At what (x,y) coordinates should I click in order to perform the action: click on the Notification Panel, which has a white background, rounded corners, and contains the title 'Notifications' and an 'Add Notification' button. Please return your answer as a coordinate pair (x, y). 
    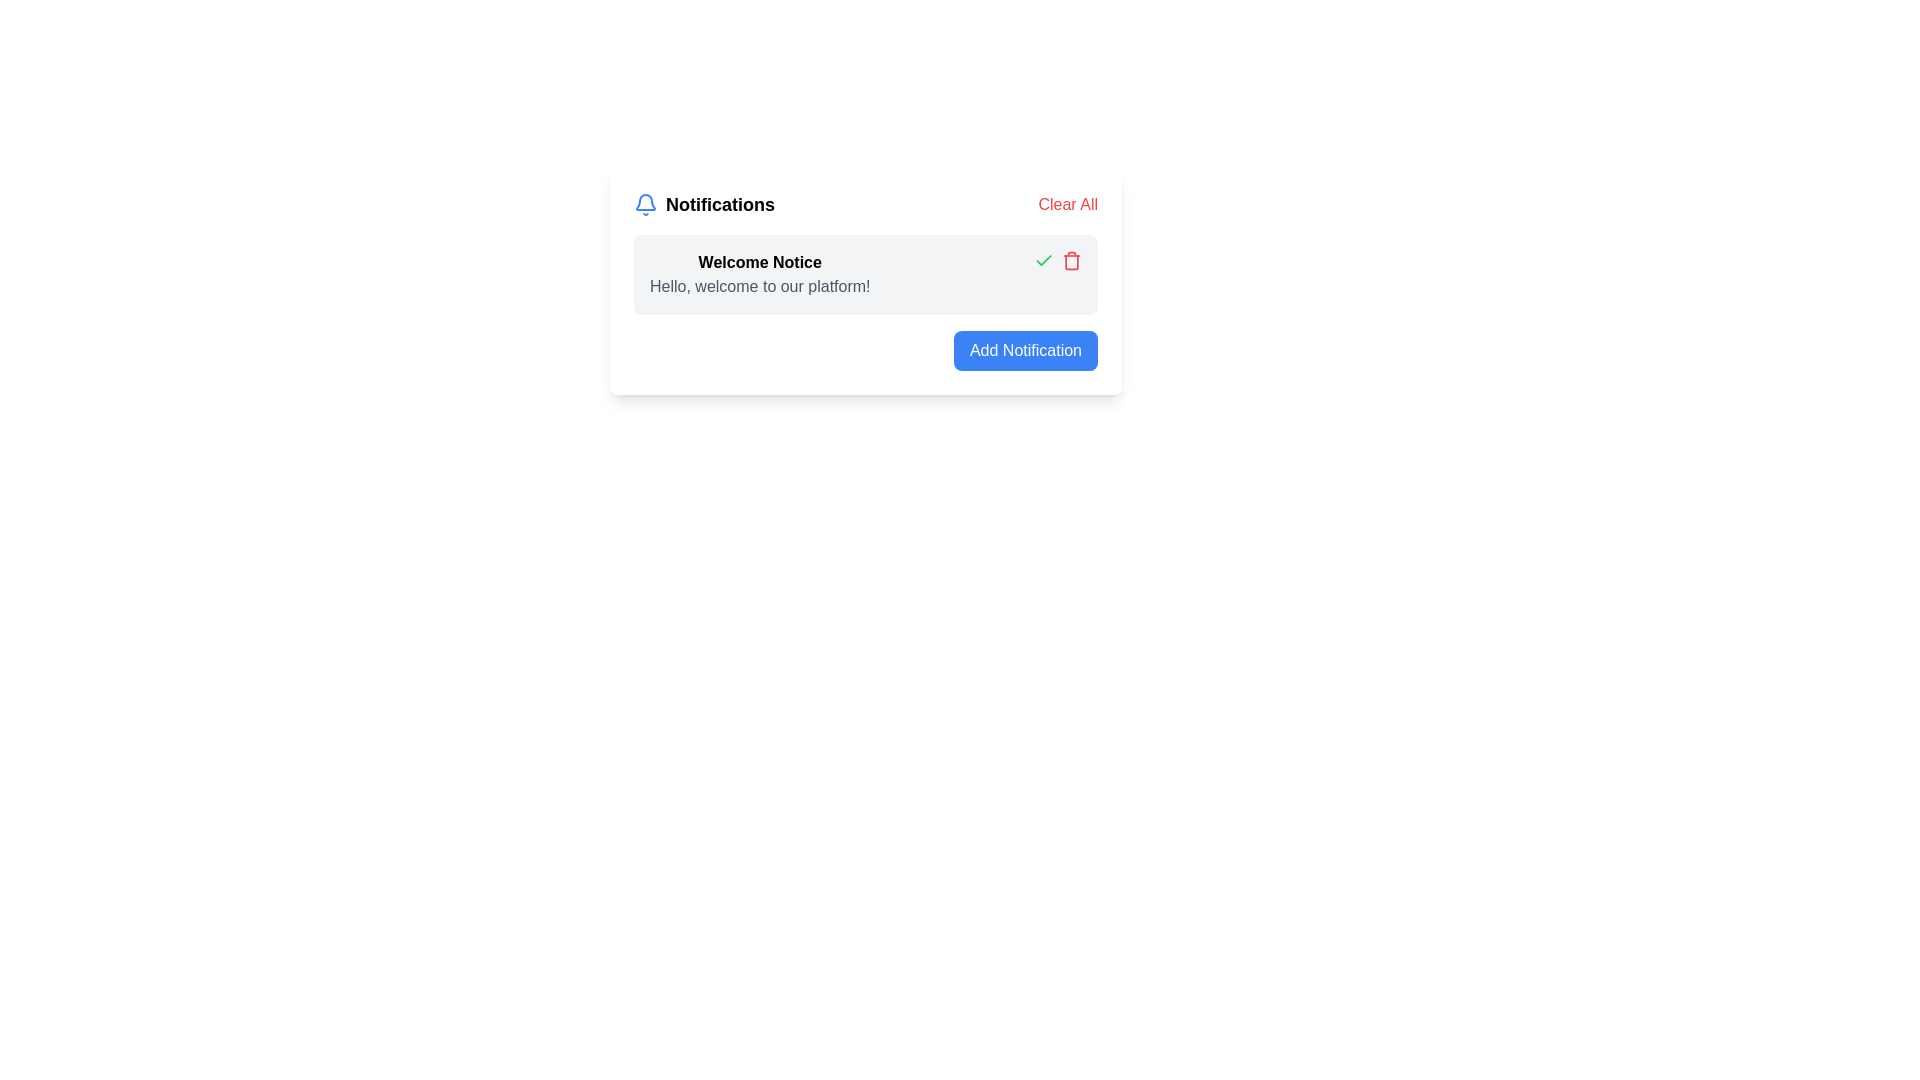
    Looking at the image, I should click on (865, 281).